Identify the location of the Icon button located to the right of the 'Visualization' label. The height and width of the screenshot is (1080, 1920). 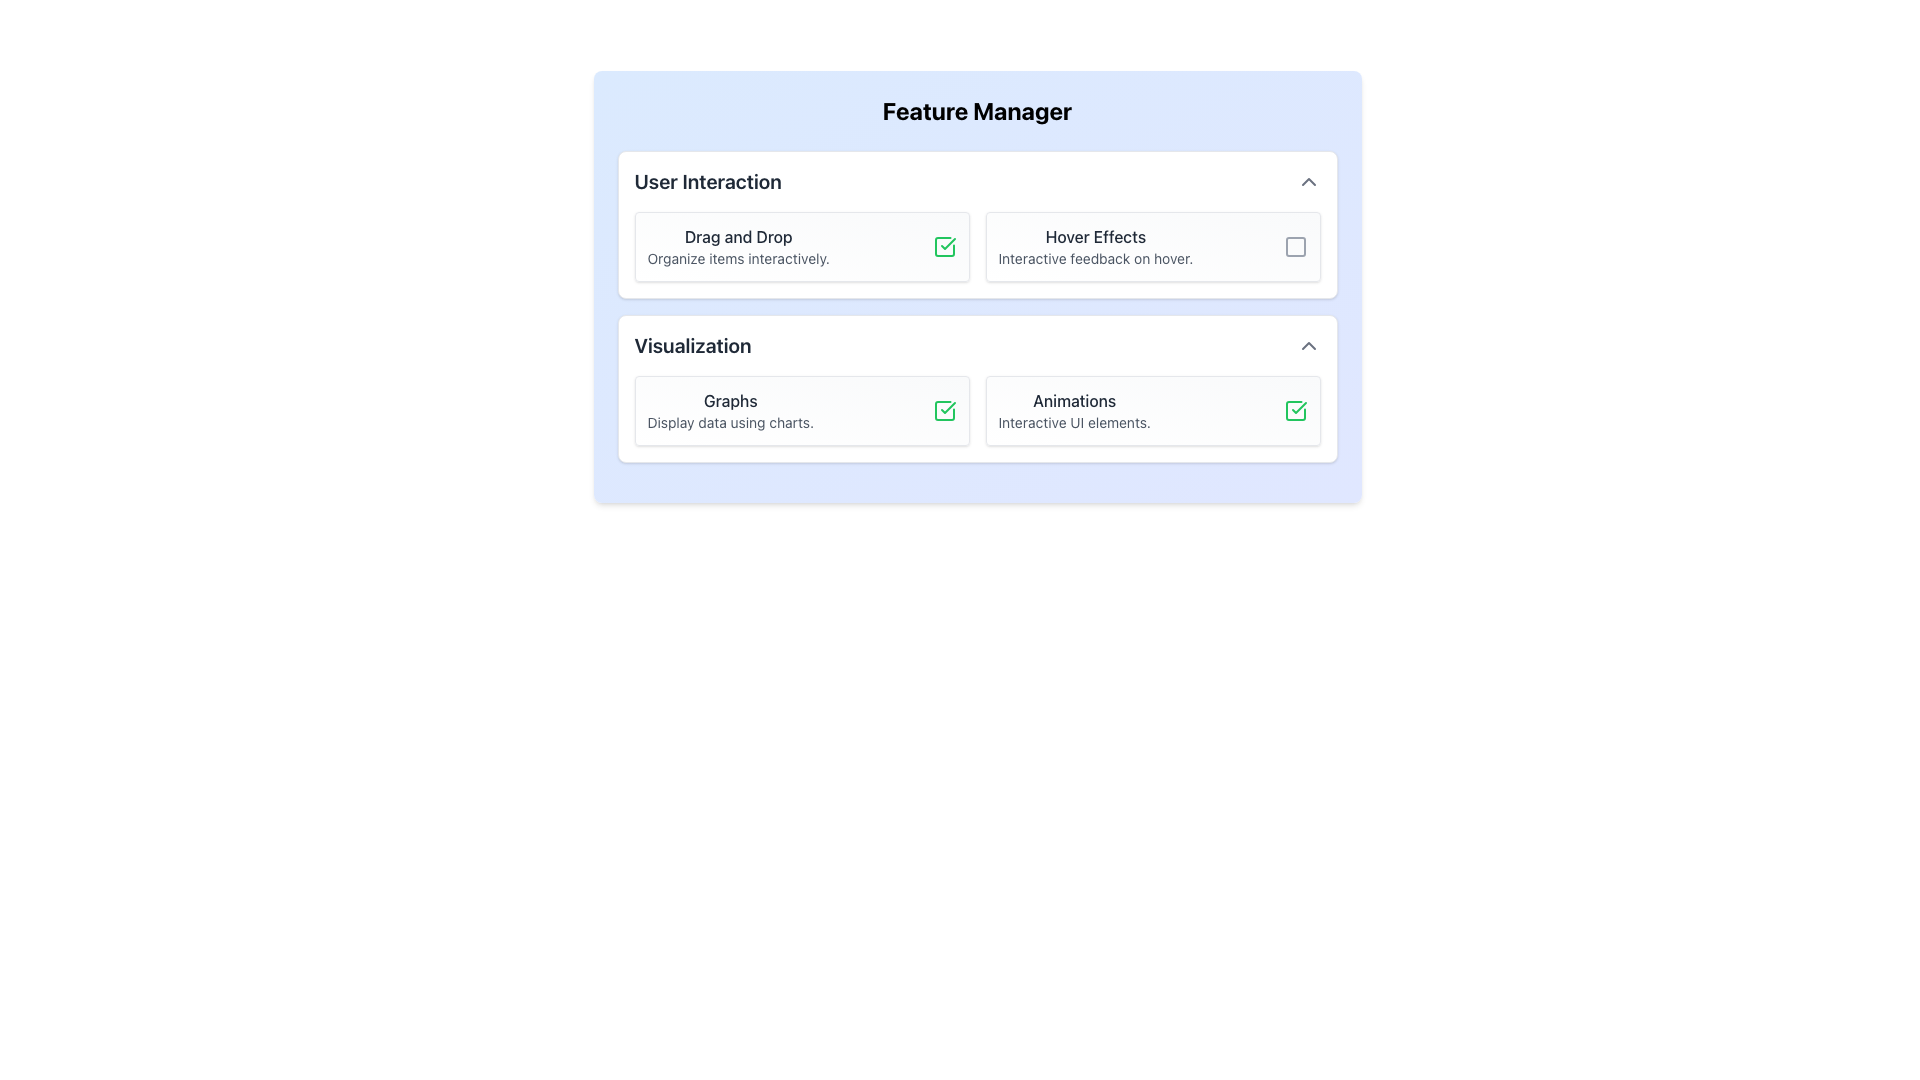
(1308, 345).